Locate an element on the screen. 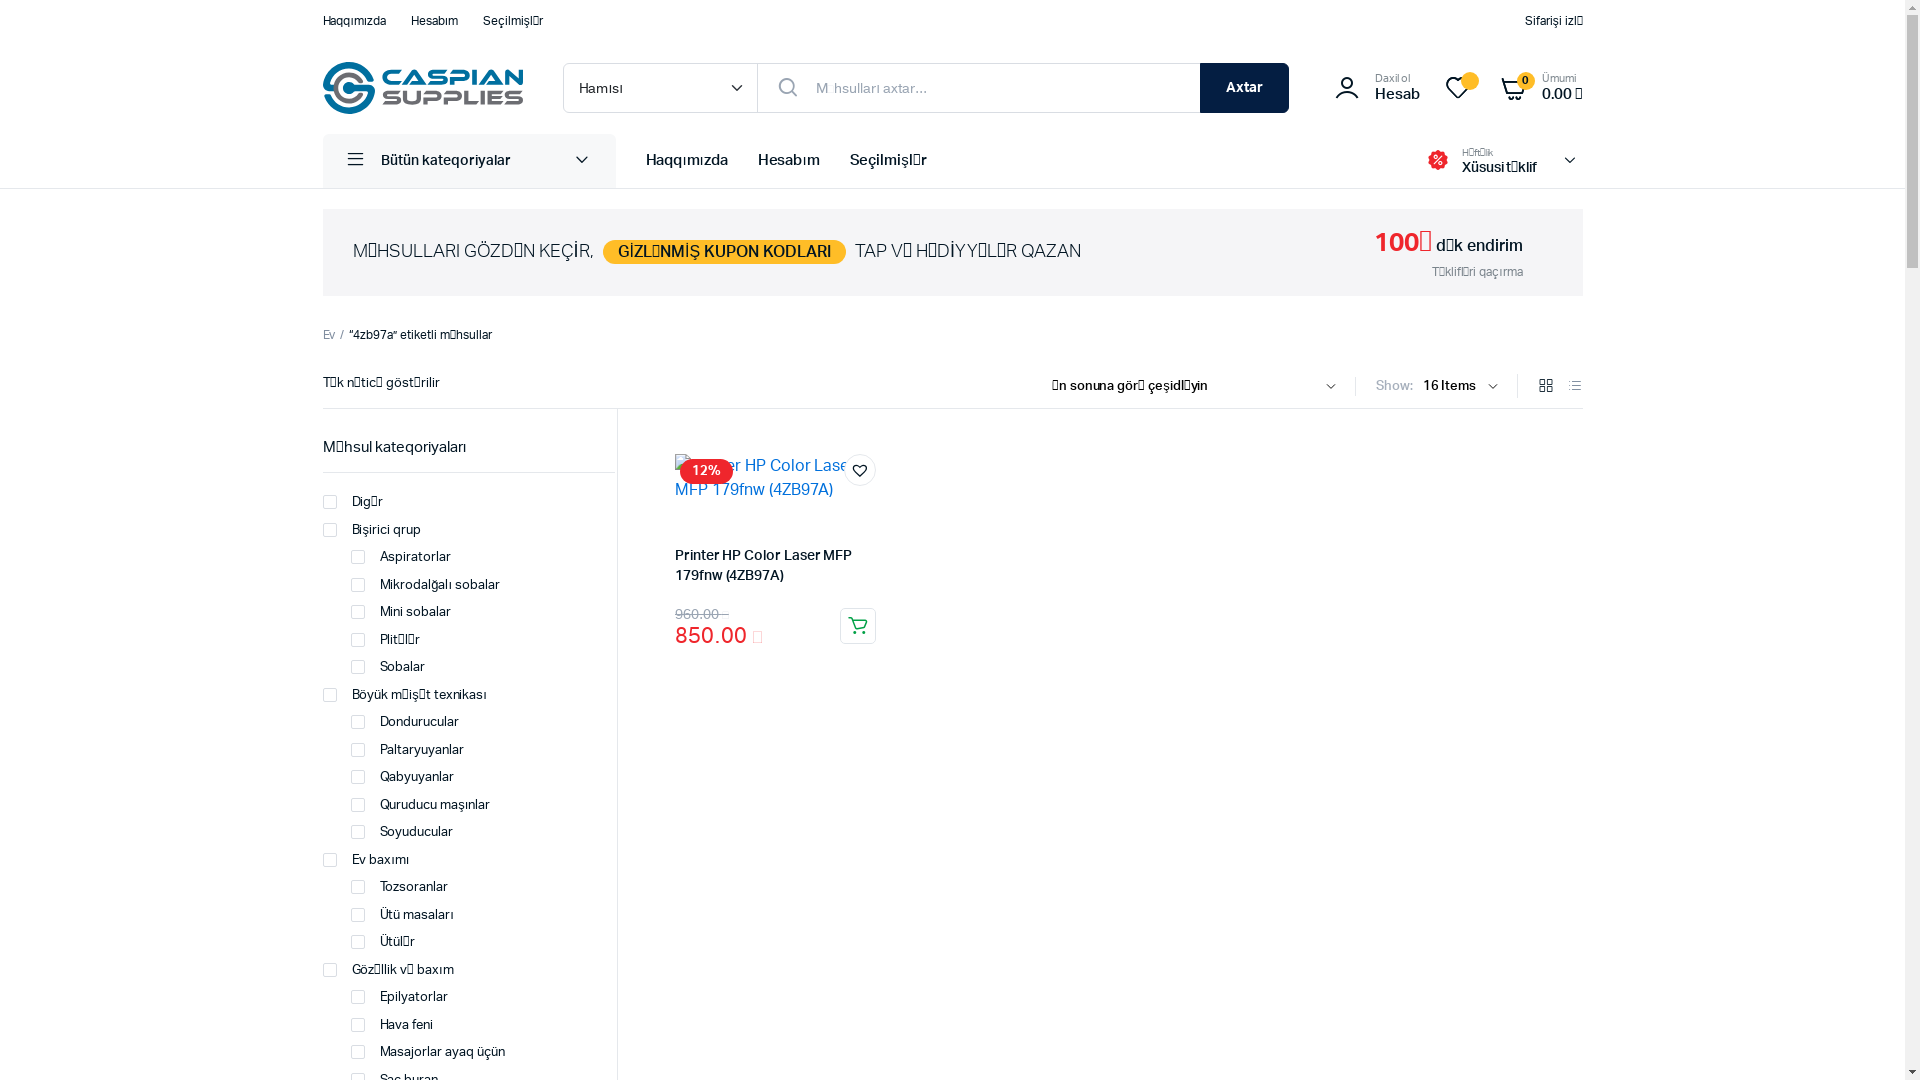 The width and height of the screenshot is (1920, 1080). 'Soyuducular' is located at coordinates (400, 833).